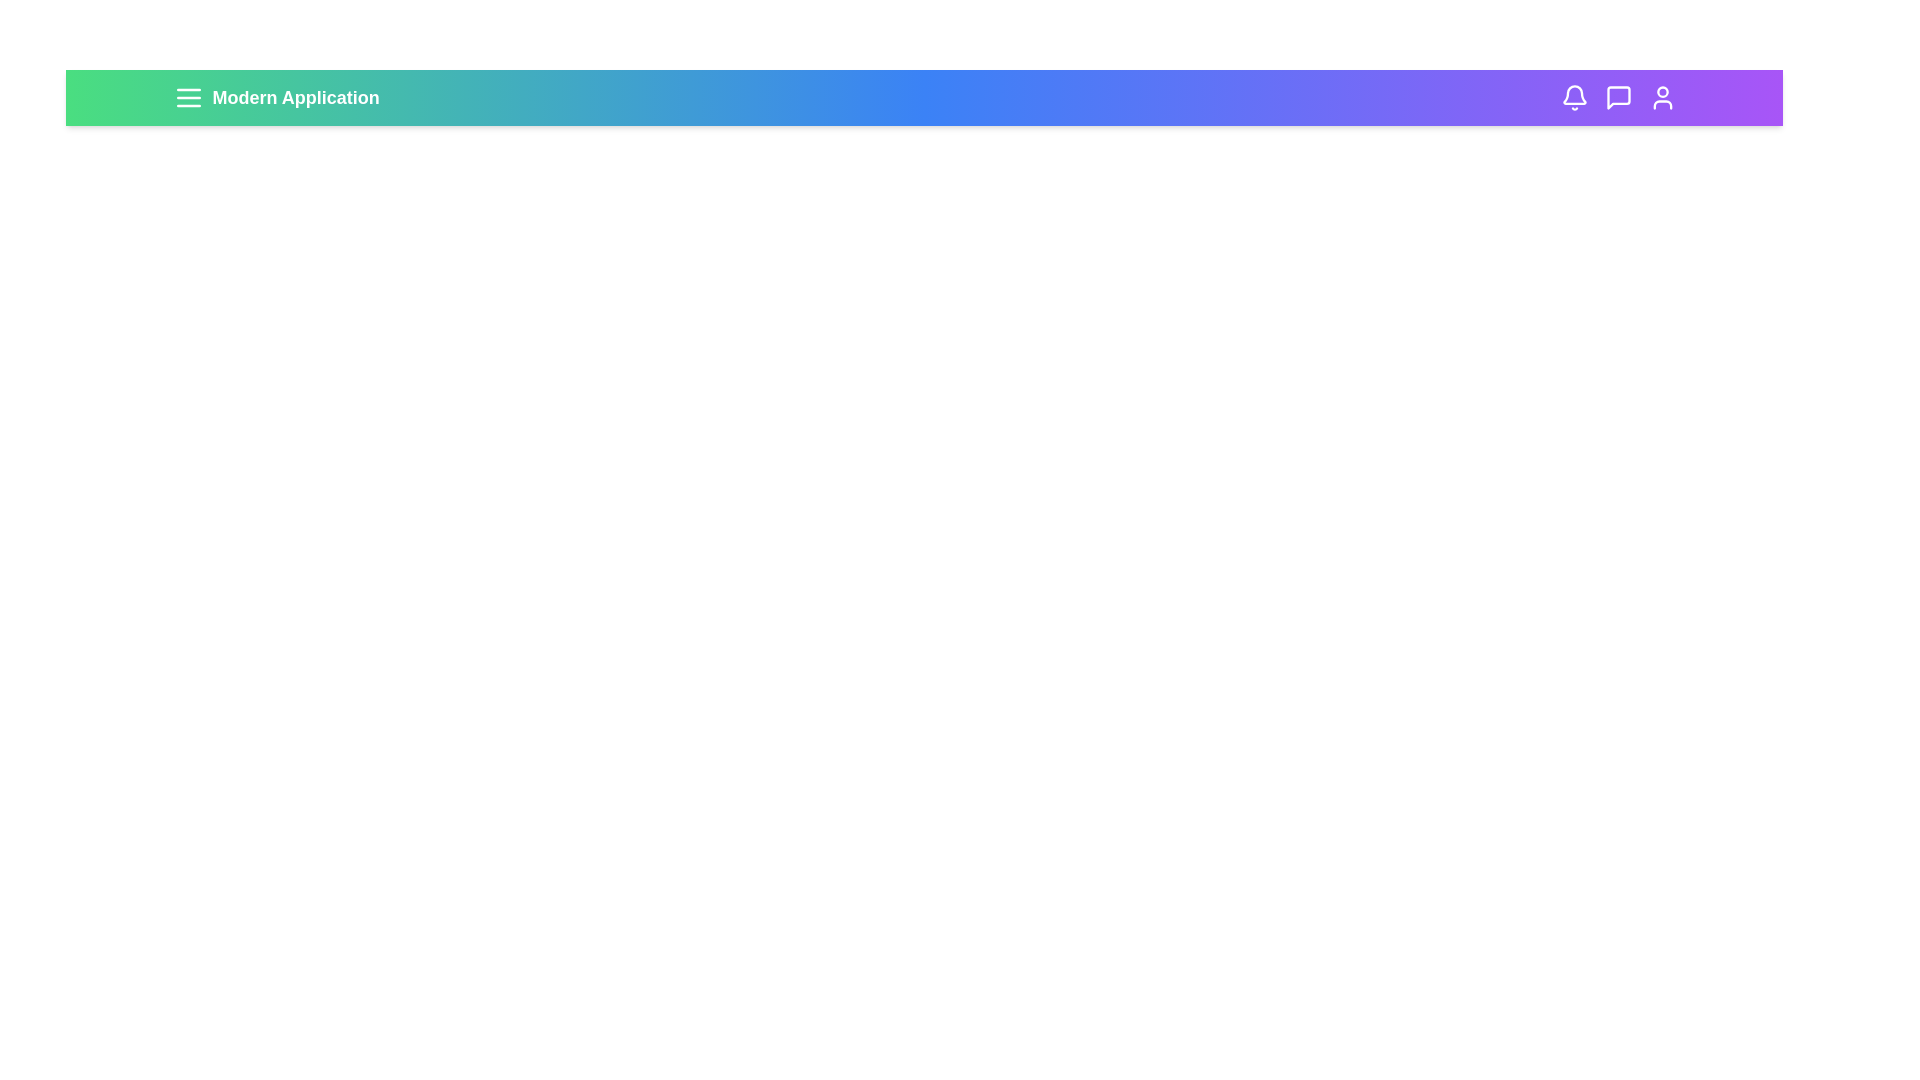 This screenshot has width=1920, height=1080. What do you see at coordinates (188, 97) in the screenshot?
I see `the menu icon to toggle the main menu` at bounding box center [188, 97].